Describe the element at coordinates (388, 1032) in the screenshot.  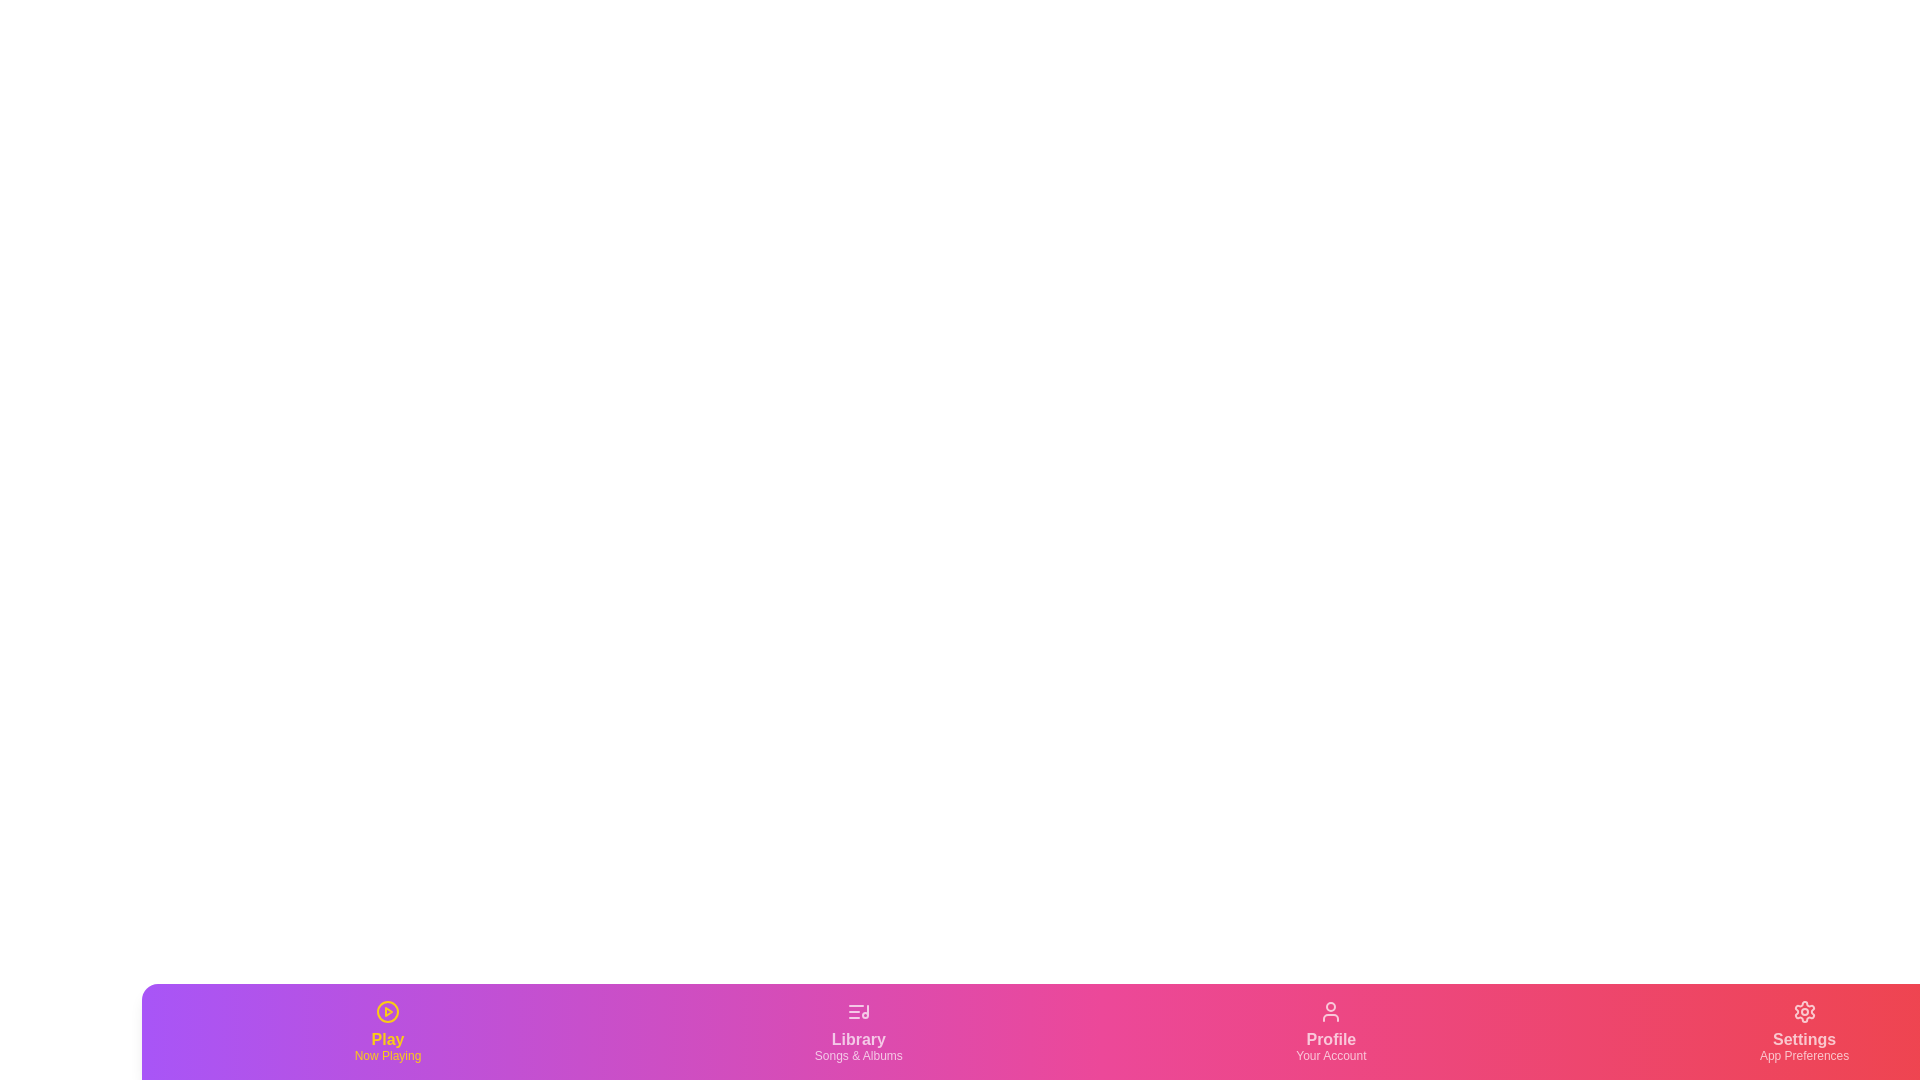
I see `the Play tab` at that location.